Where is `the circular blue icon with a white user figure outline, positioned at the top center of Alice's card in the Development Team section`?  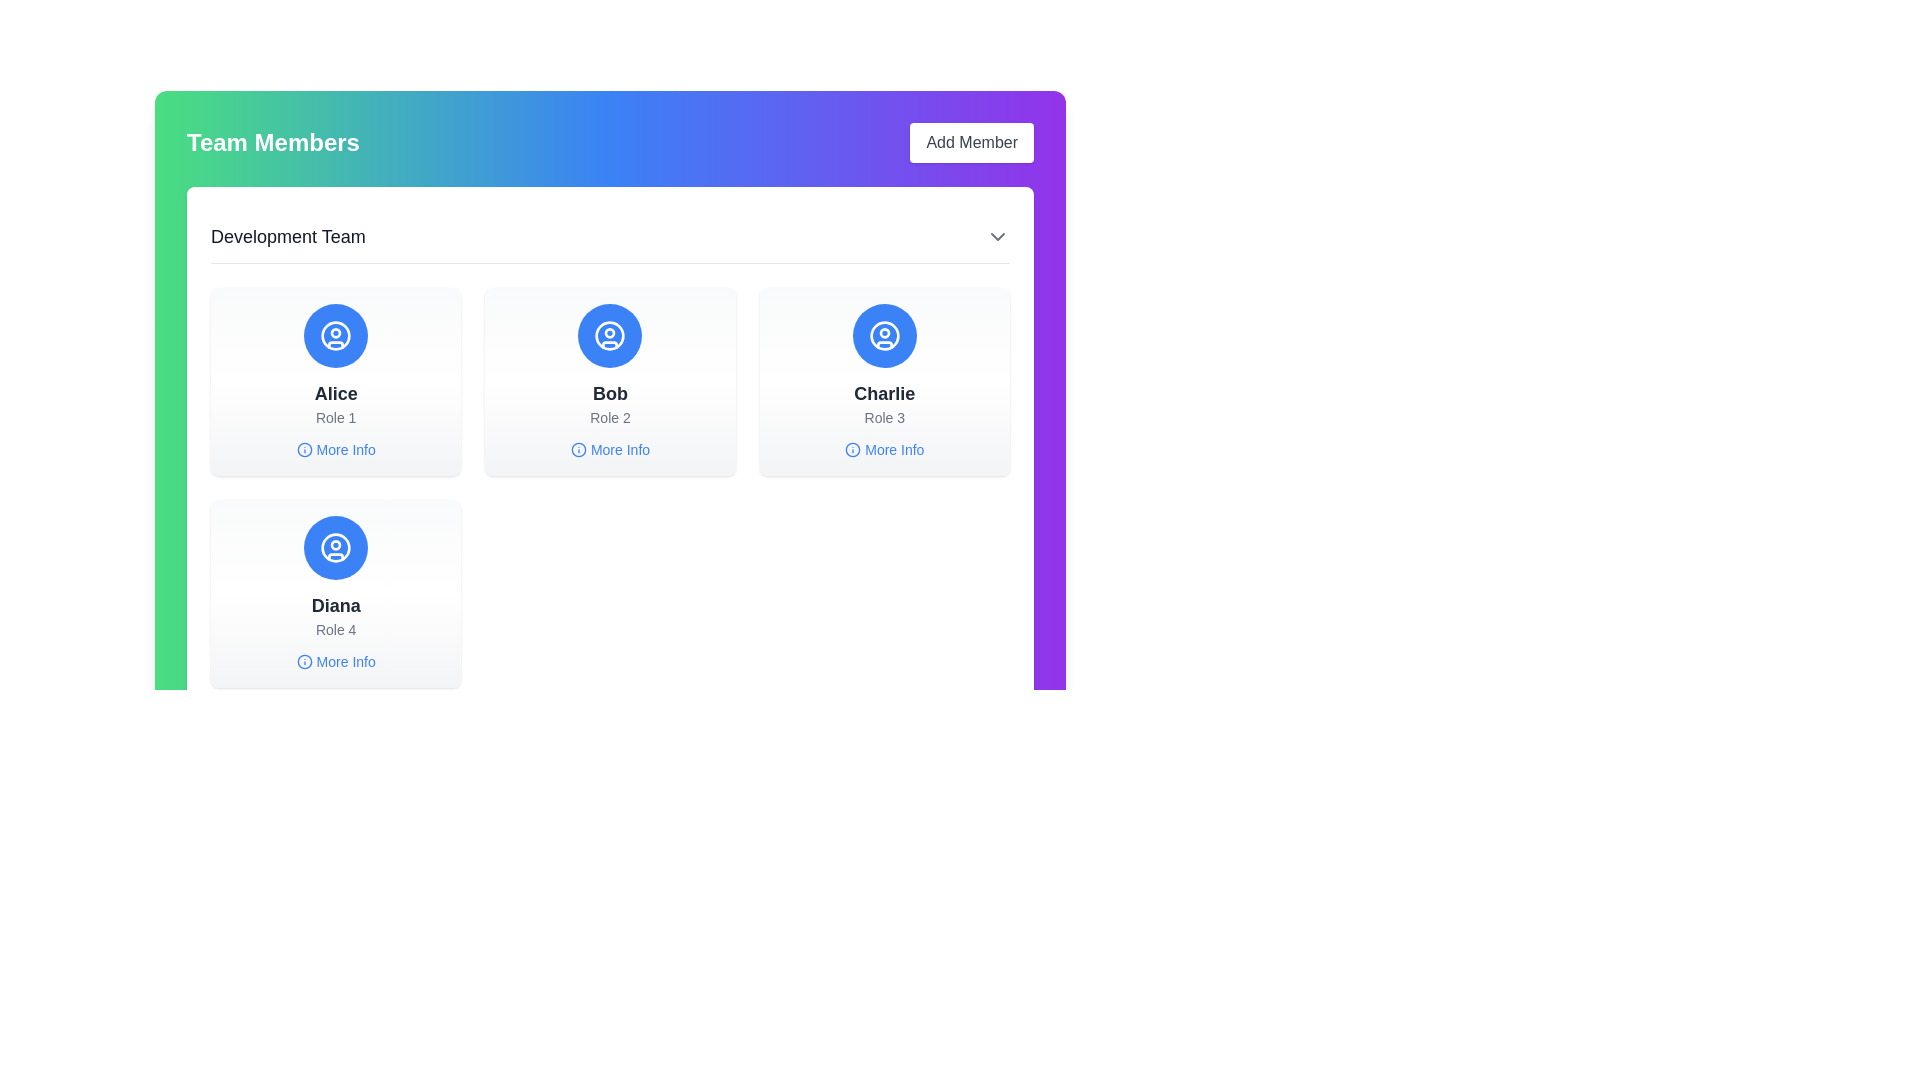
the circular blue icon with a white user figure outline, positioned at the top center of Alice's card in the Development Team section is located at coordinates (336, 334).